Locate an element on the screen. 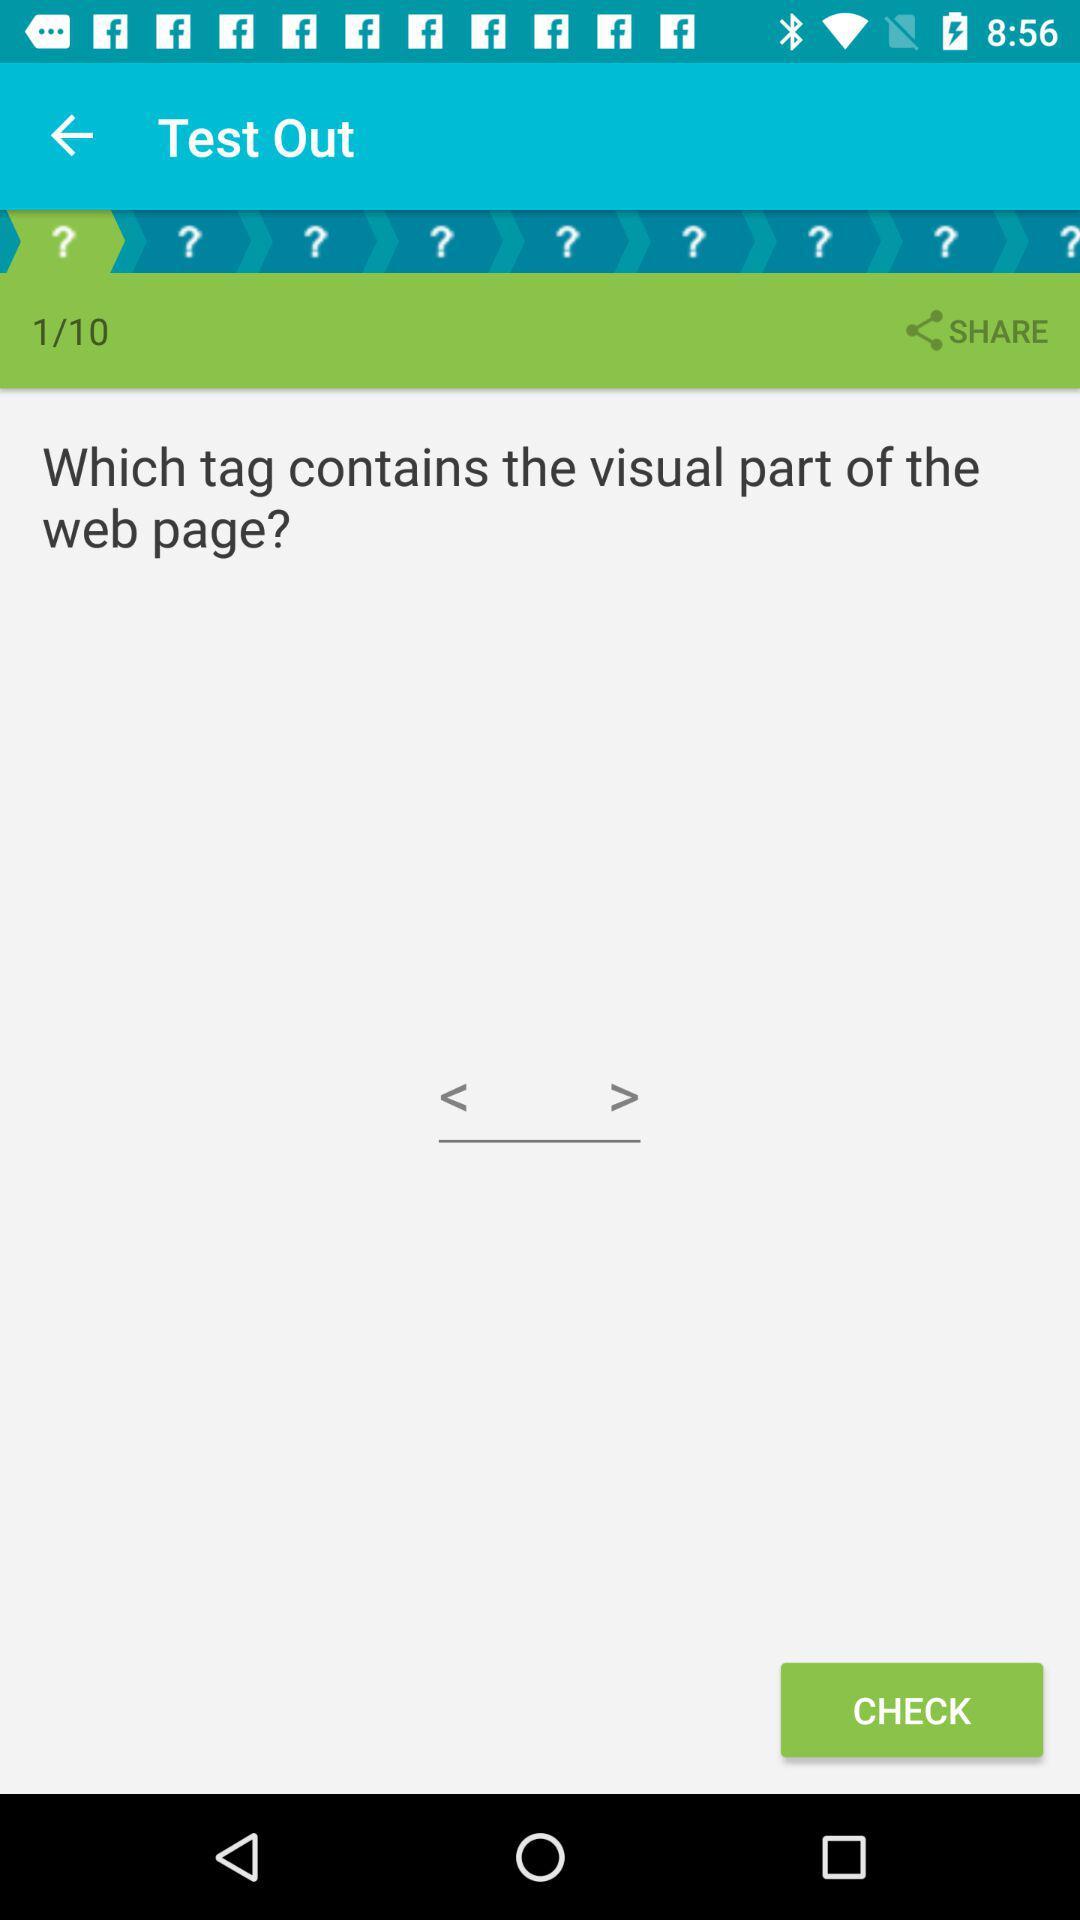 This screenshot has height=1920, width=1080. the check at the bottom right corner is located at coordinates (911, 1708).